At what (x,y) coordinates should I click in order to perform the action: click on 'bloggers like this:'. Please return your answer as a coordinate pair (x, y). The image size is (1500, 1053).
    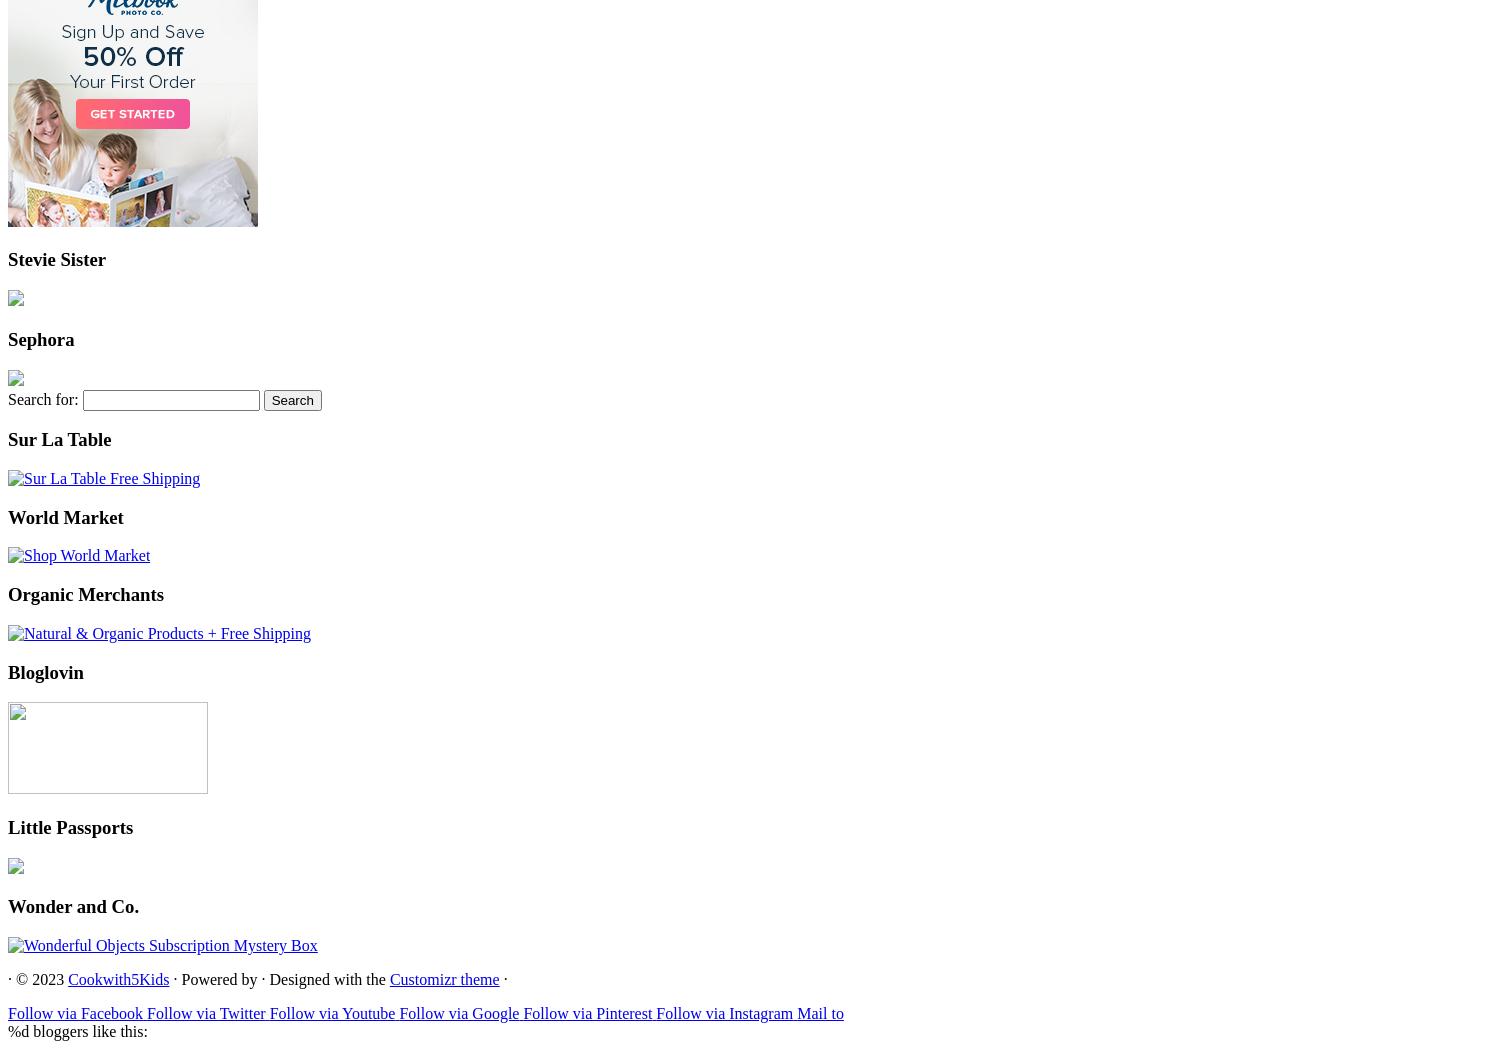
    Looking at the image, I should click on (87, 1030).